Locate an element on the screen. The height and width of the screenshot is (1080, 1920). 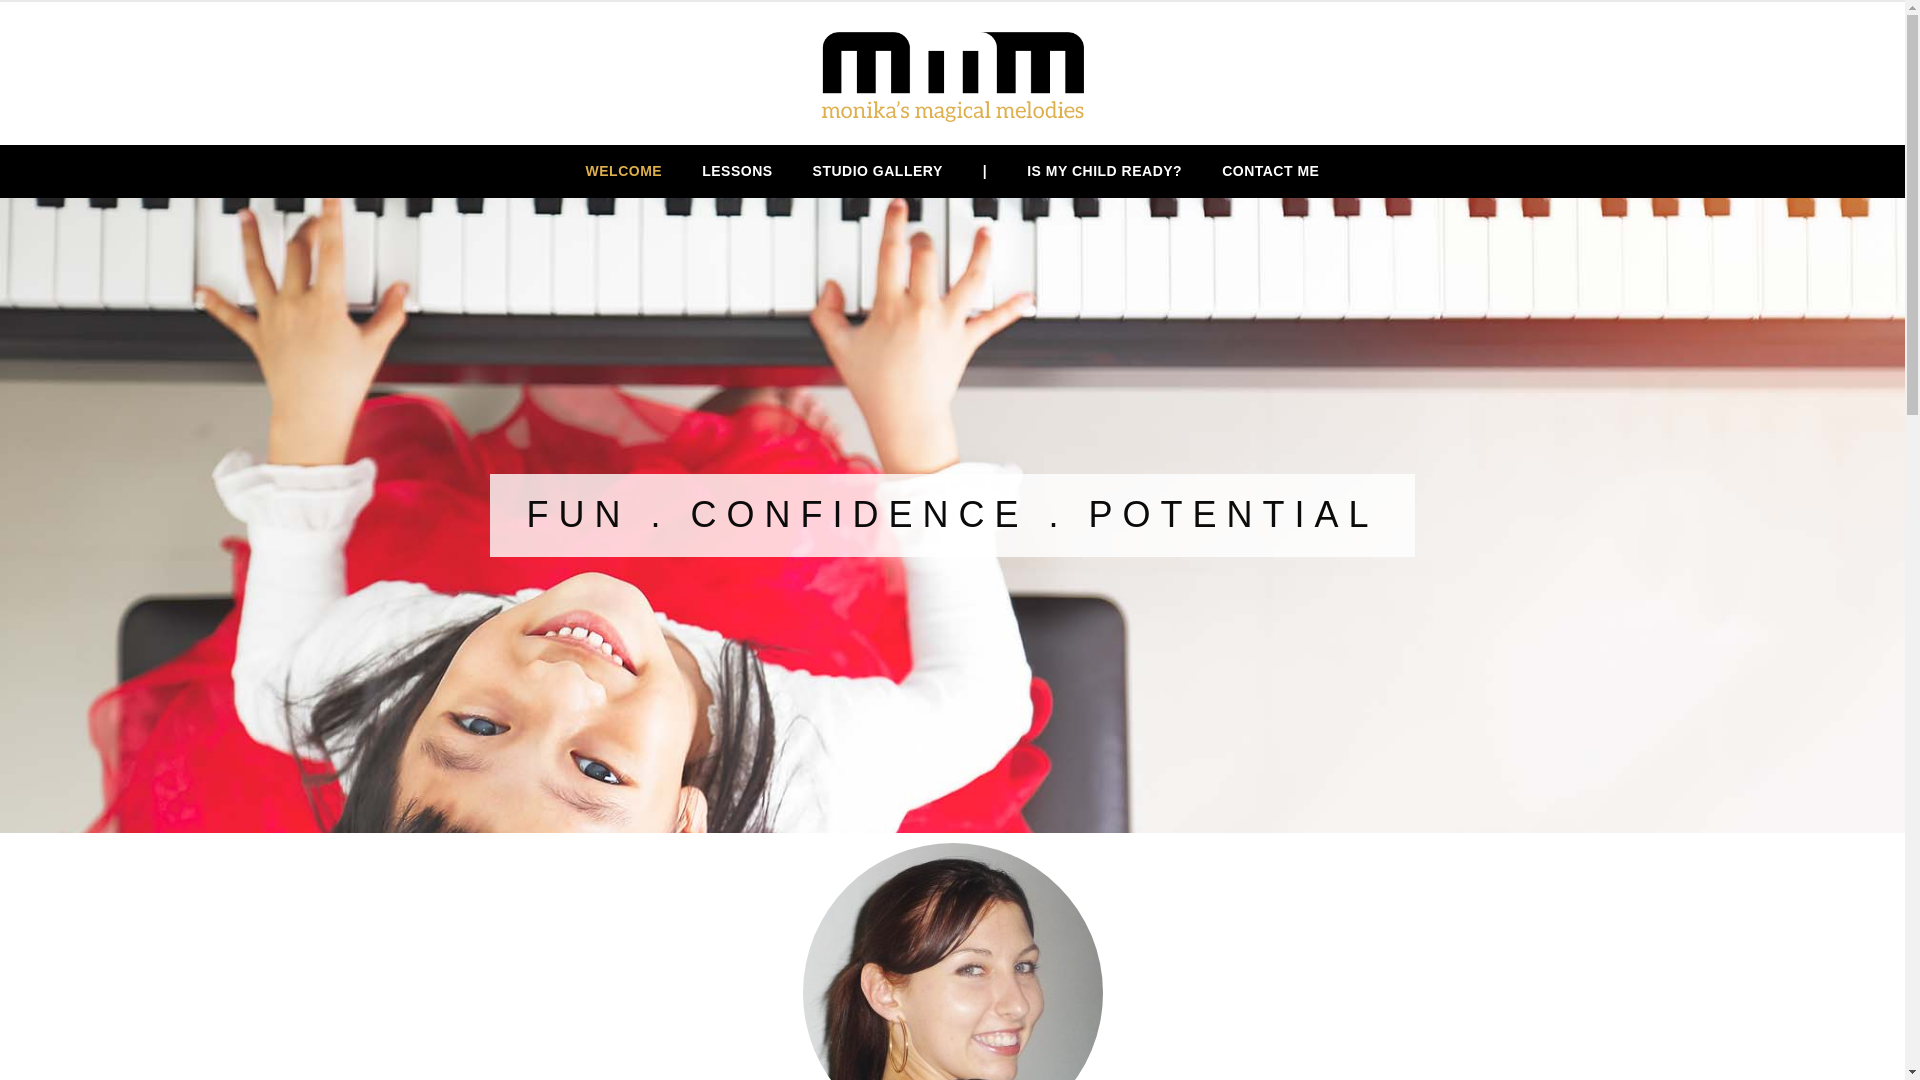
'STUDIO GALLERY' is located at coordinates (878, 170).